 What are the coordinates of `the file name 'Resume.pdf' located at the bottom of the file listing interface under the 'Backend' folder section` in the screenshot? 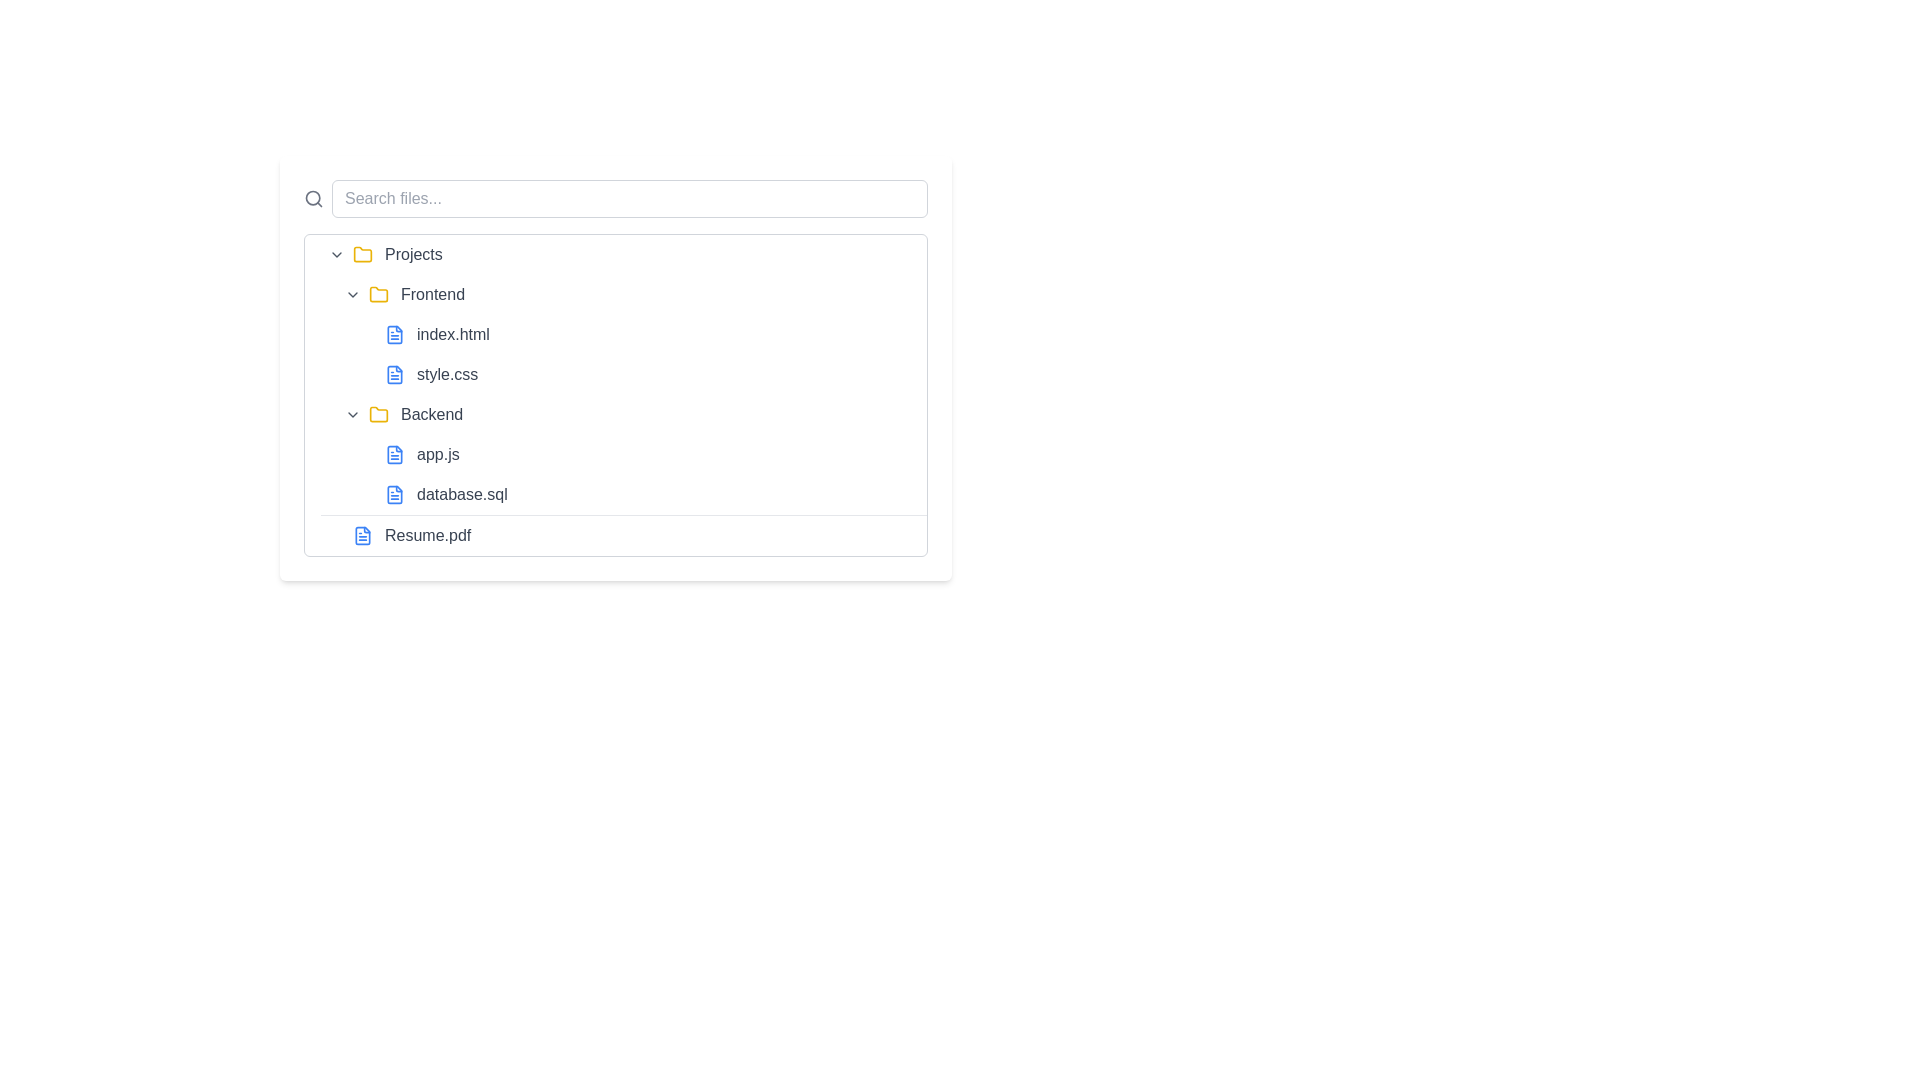 It's located at (426, 535).